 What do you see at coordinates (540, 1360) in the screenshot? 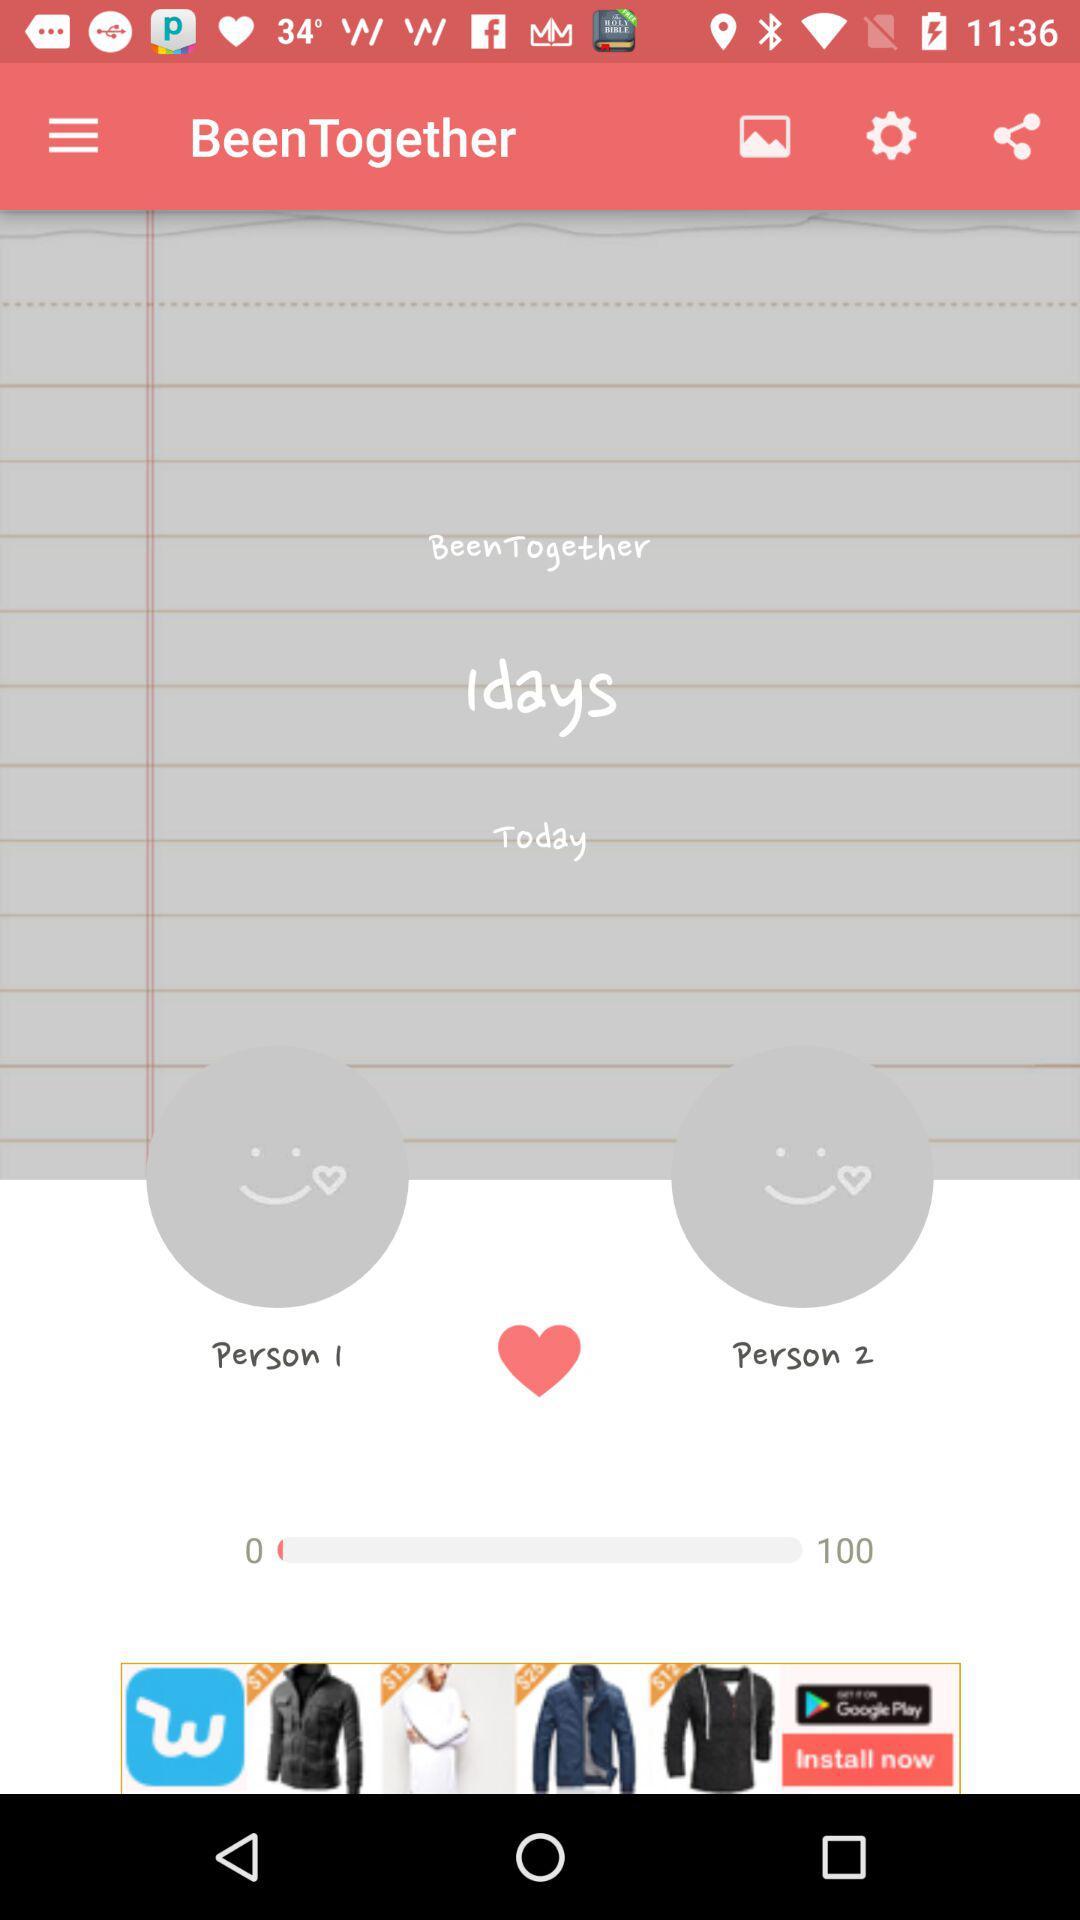
I see `the favorite icon` at bounding box center [540, 1360].